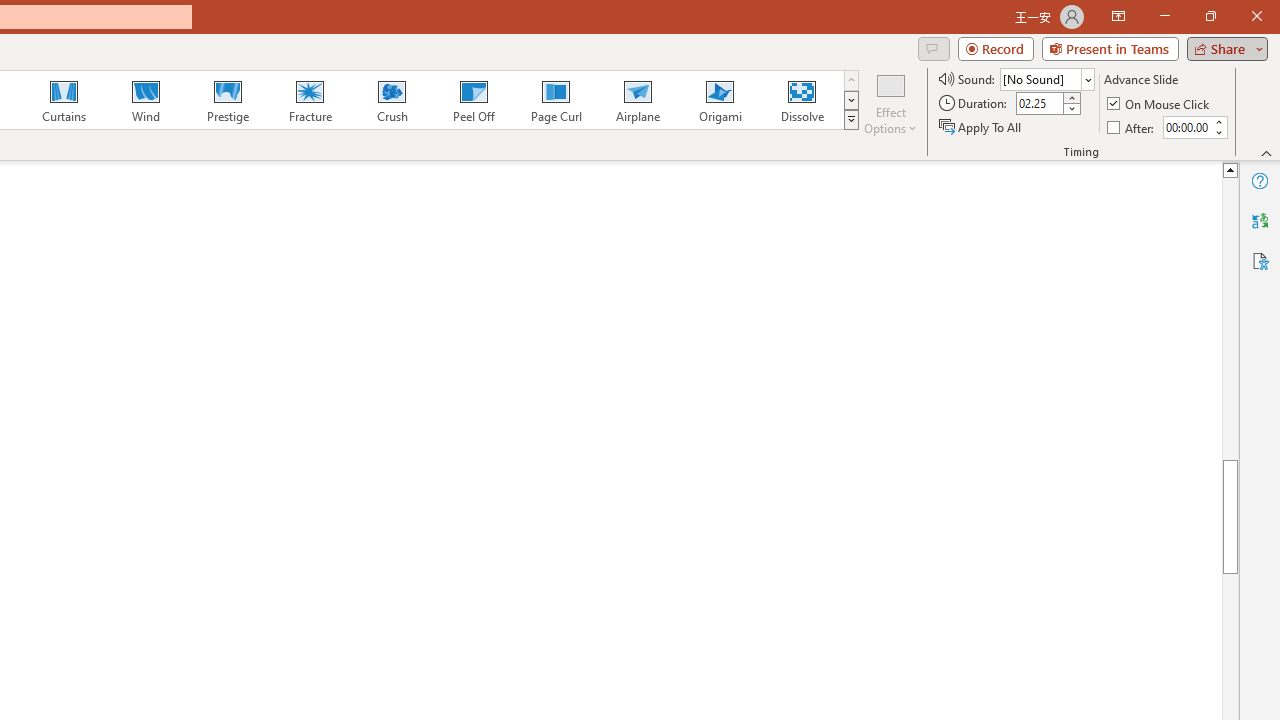  Describe the element at coordinates (981, 127) in the screenshot. I see `'Apply To All'` at that location.